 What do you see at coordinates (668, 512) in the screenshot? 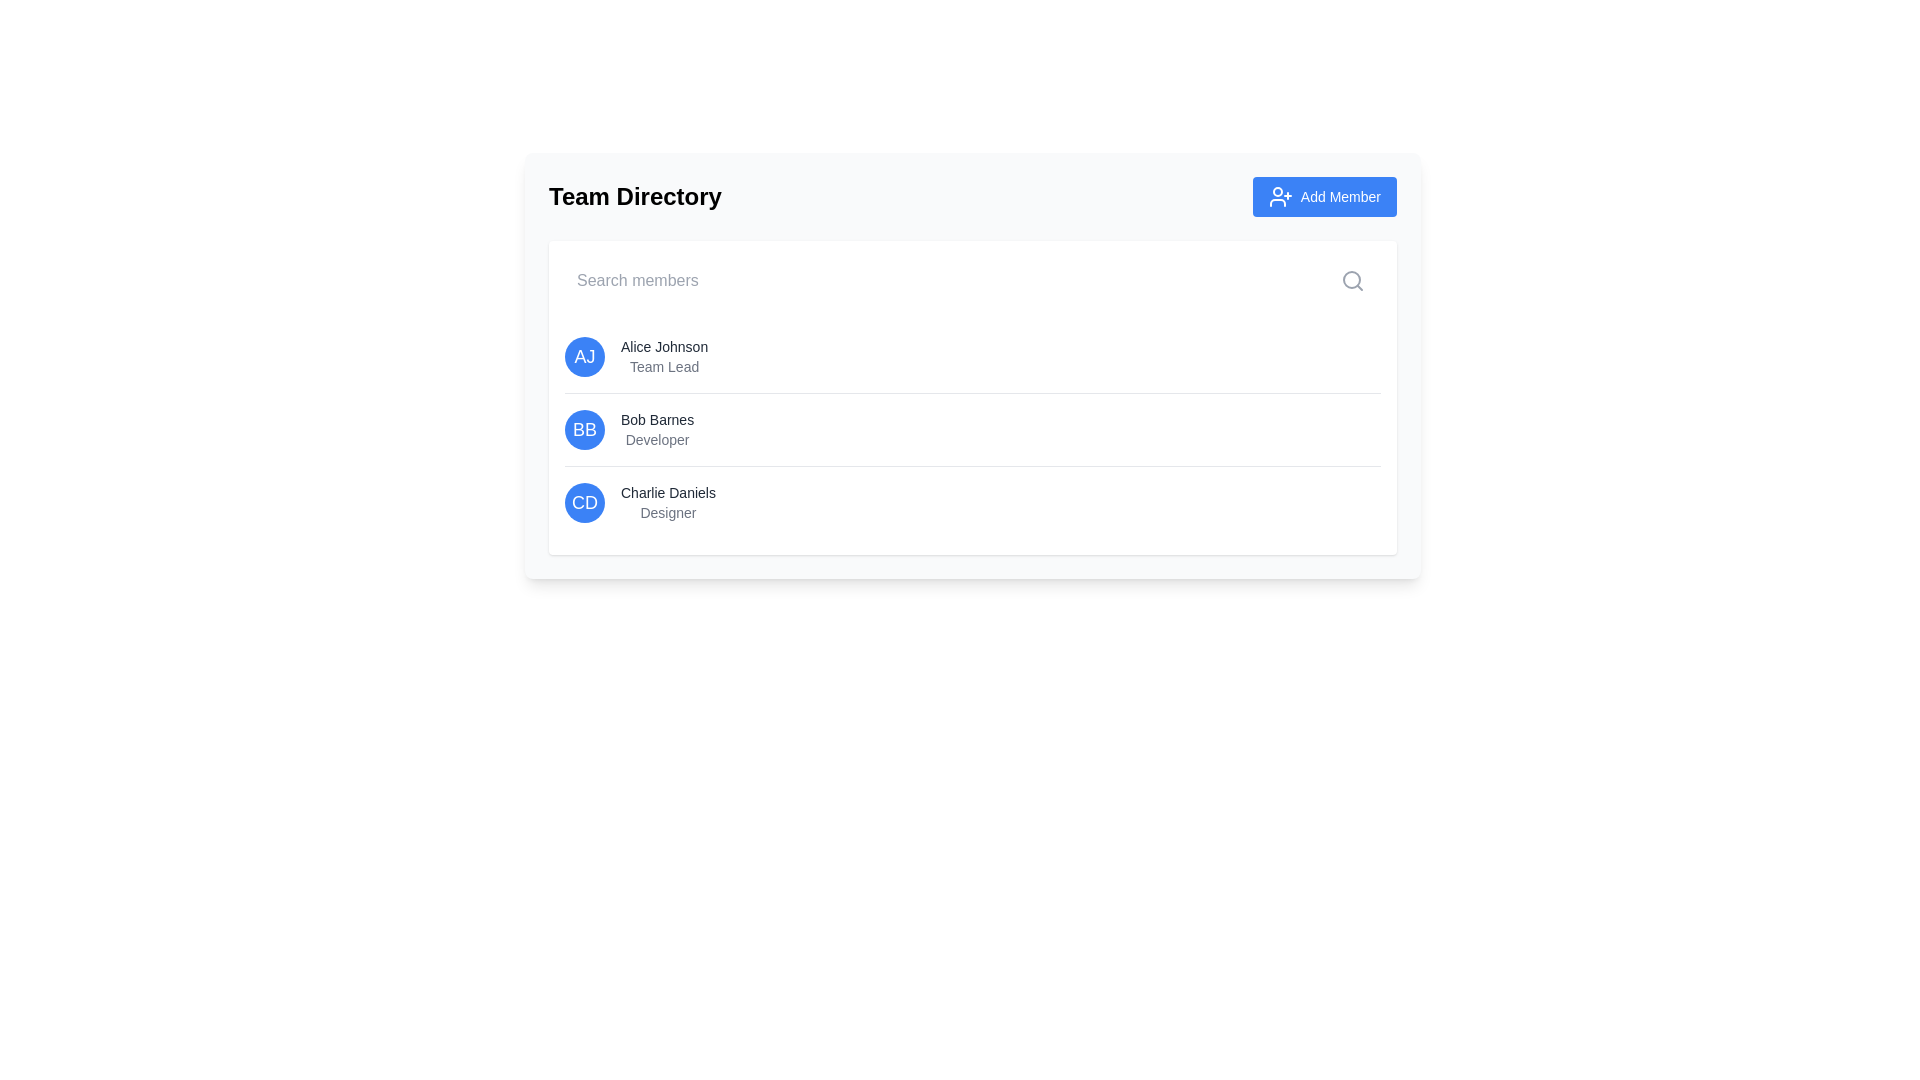
I see `the Static Text element displaying 'Designer', which is located directly beneath 'Charlie Daniels' in a vertically-aligned list of members` at bounding box center [668, 512].